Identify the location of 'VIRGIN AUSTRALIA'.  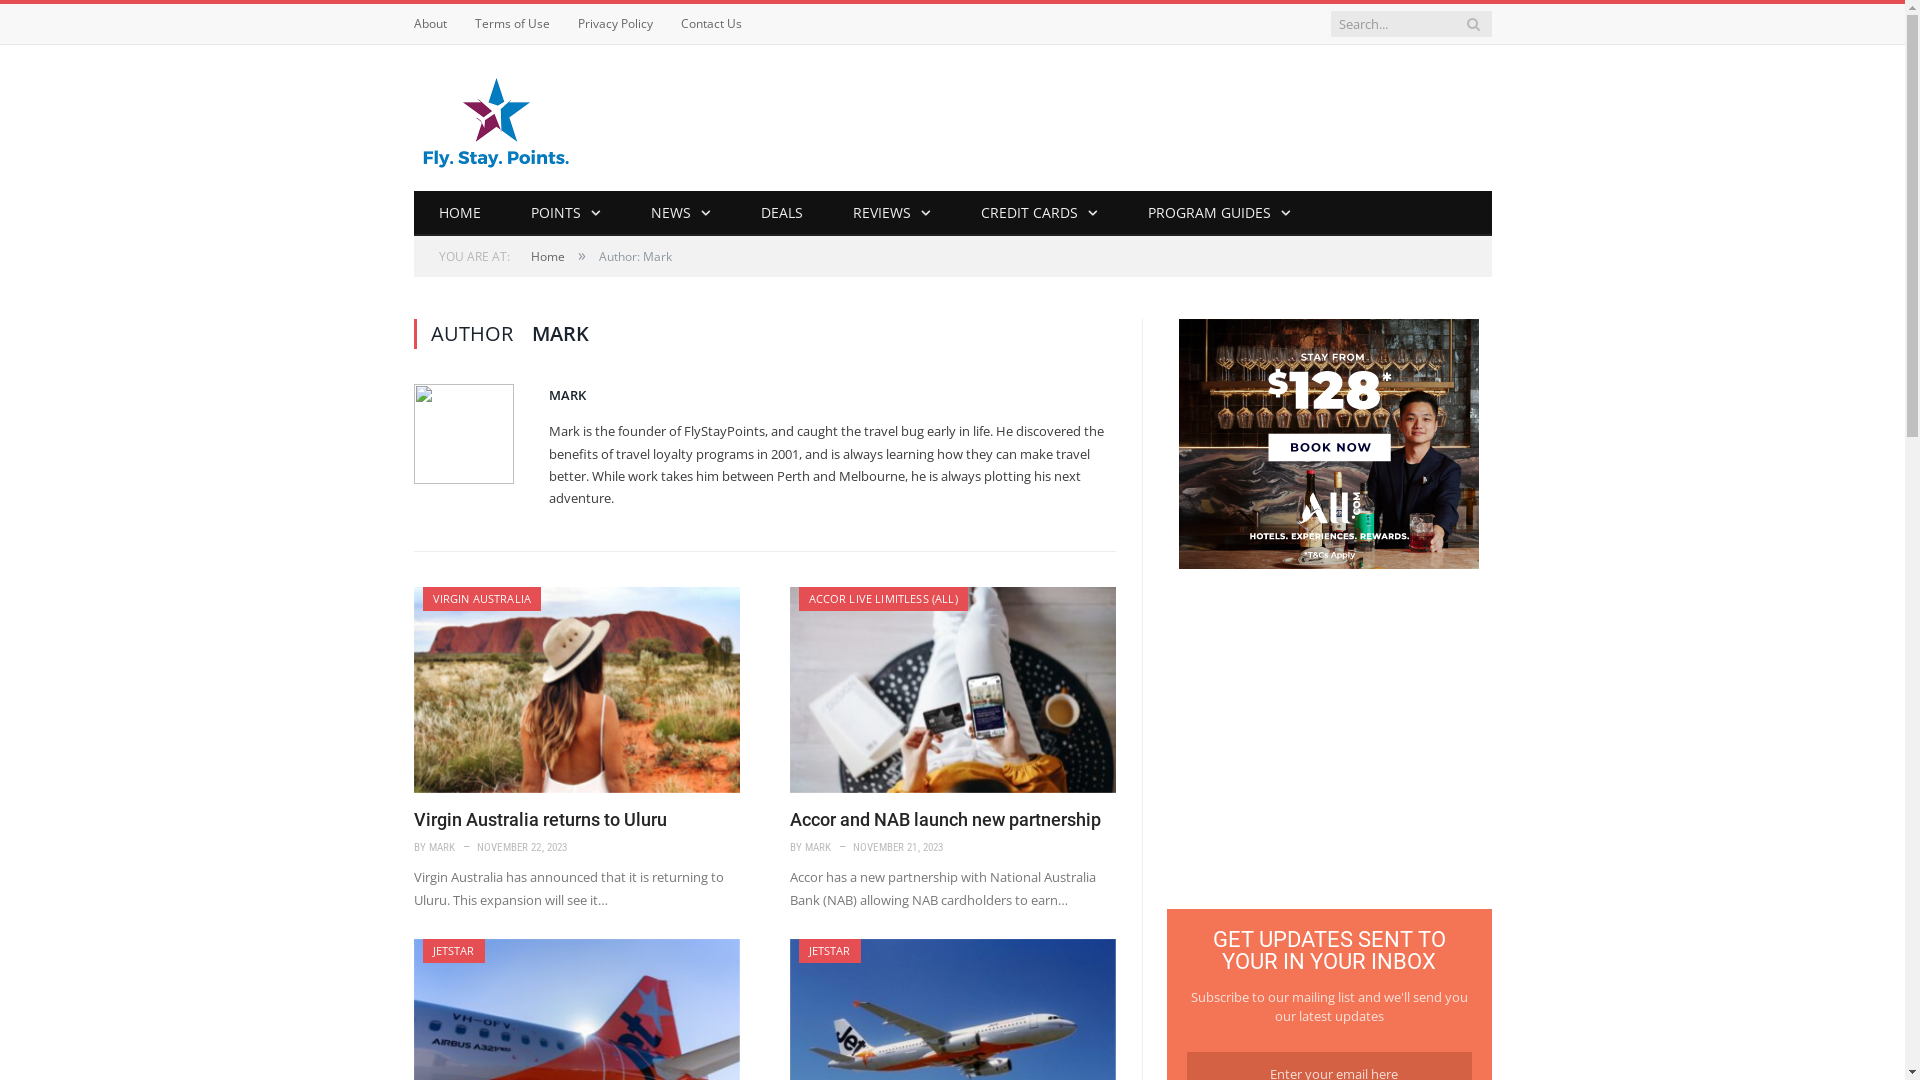
(431, 597).